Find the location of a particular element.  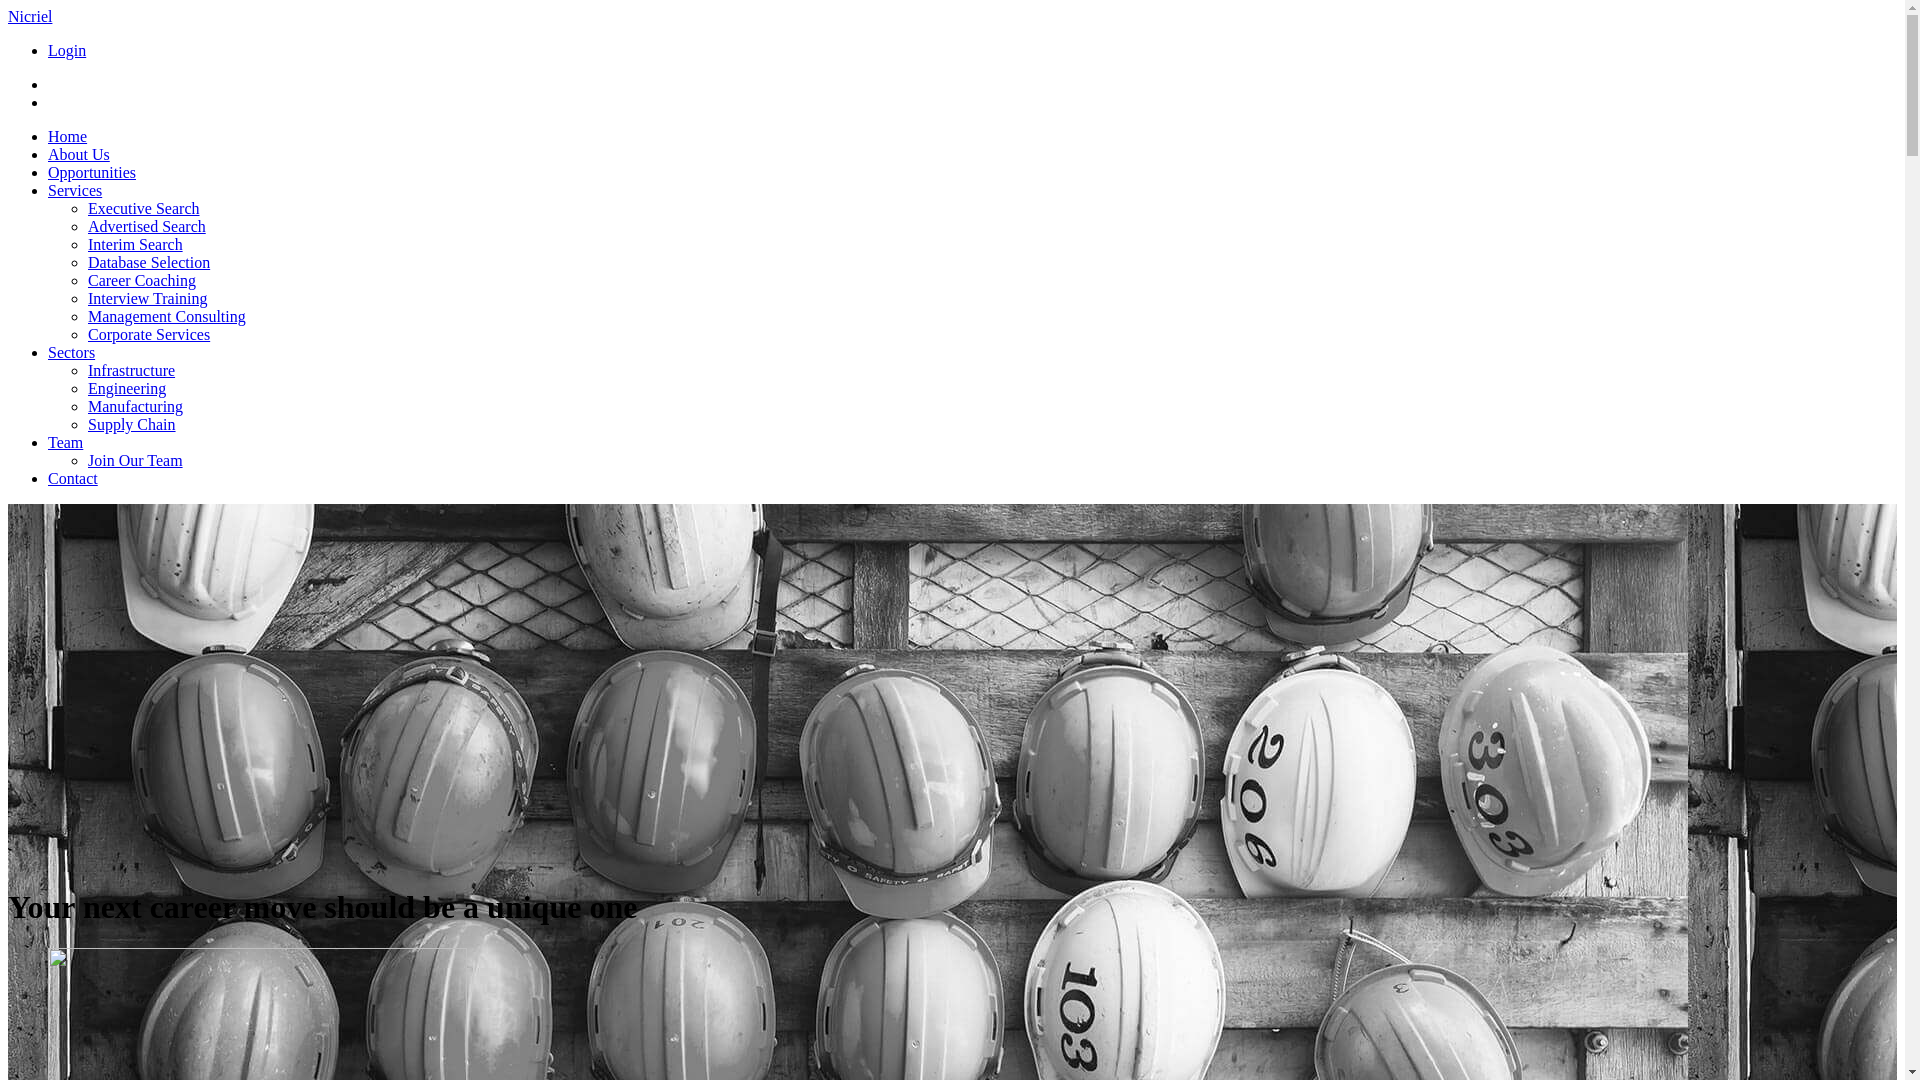

'Manufacturing' is located at coordinates (134, 405).